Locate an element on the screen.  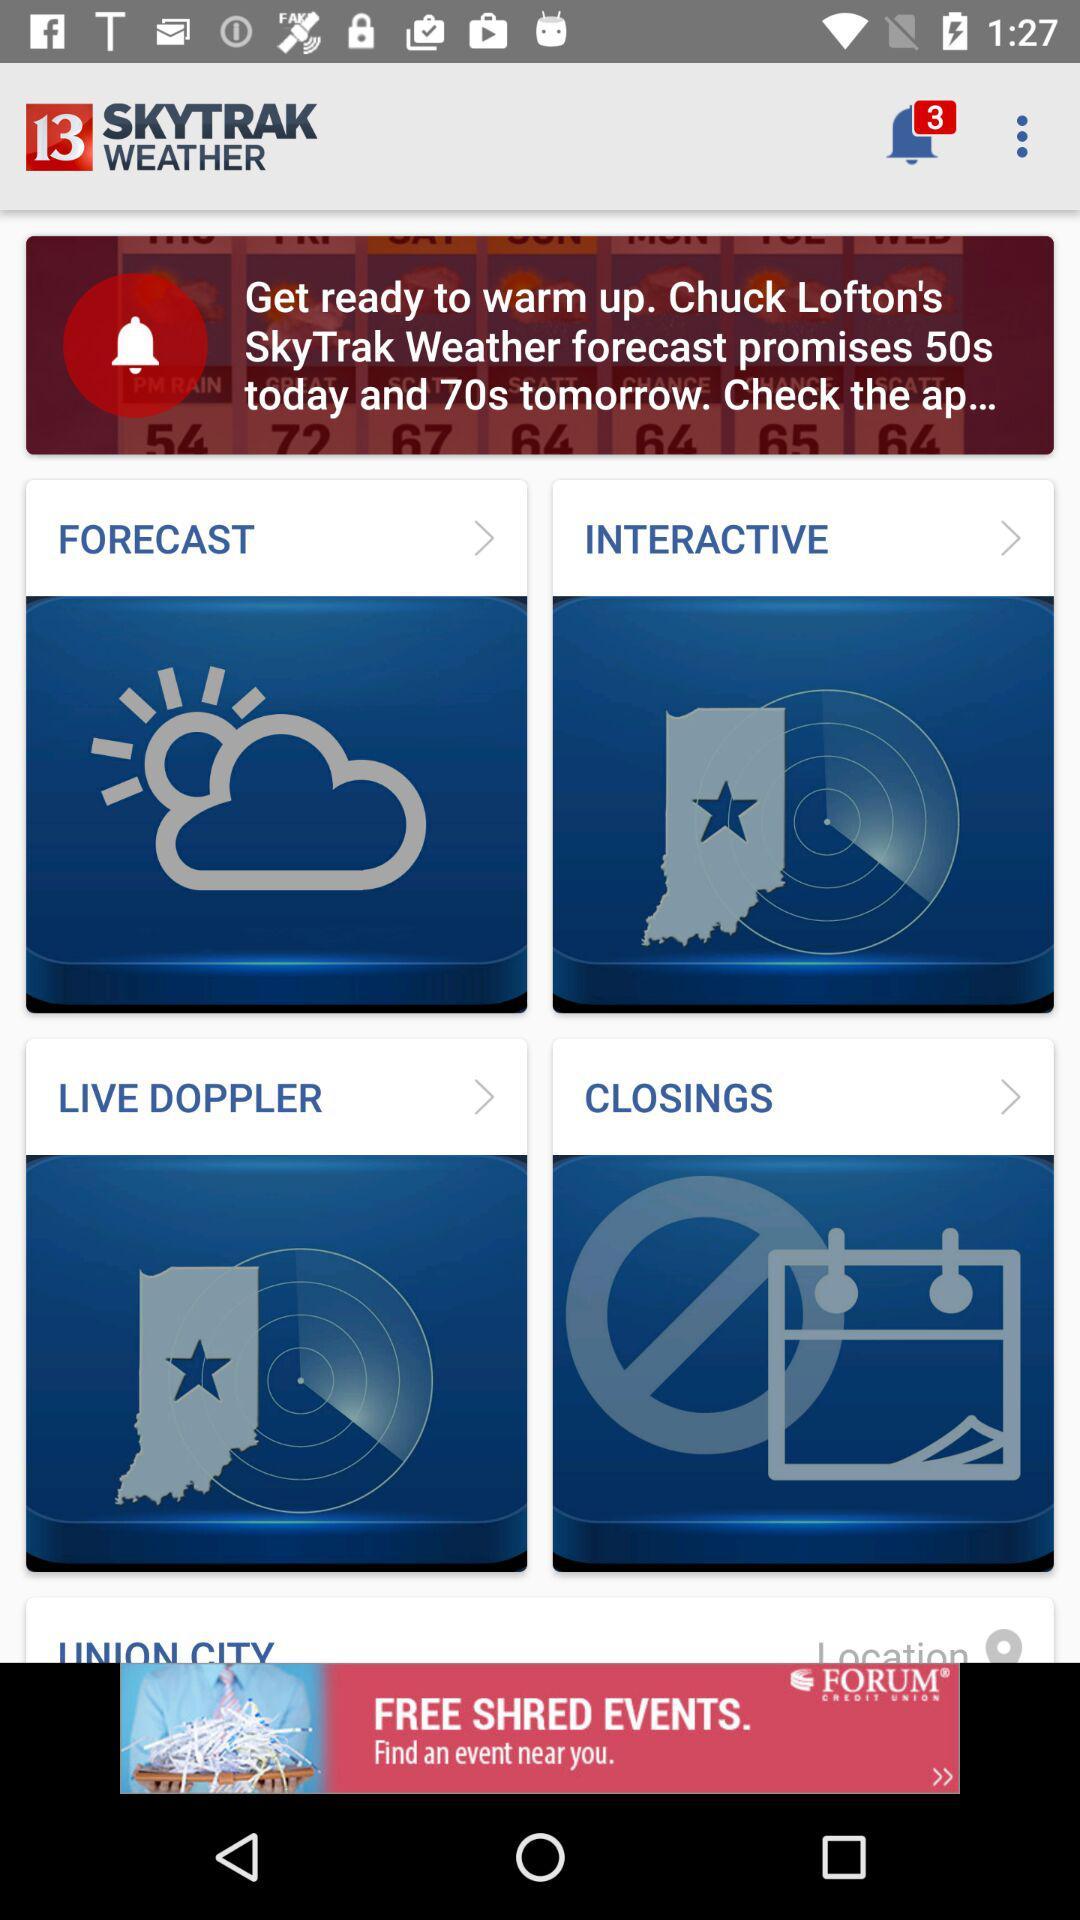
the first image  below forecast is located at coordinates (276, 804).